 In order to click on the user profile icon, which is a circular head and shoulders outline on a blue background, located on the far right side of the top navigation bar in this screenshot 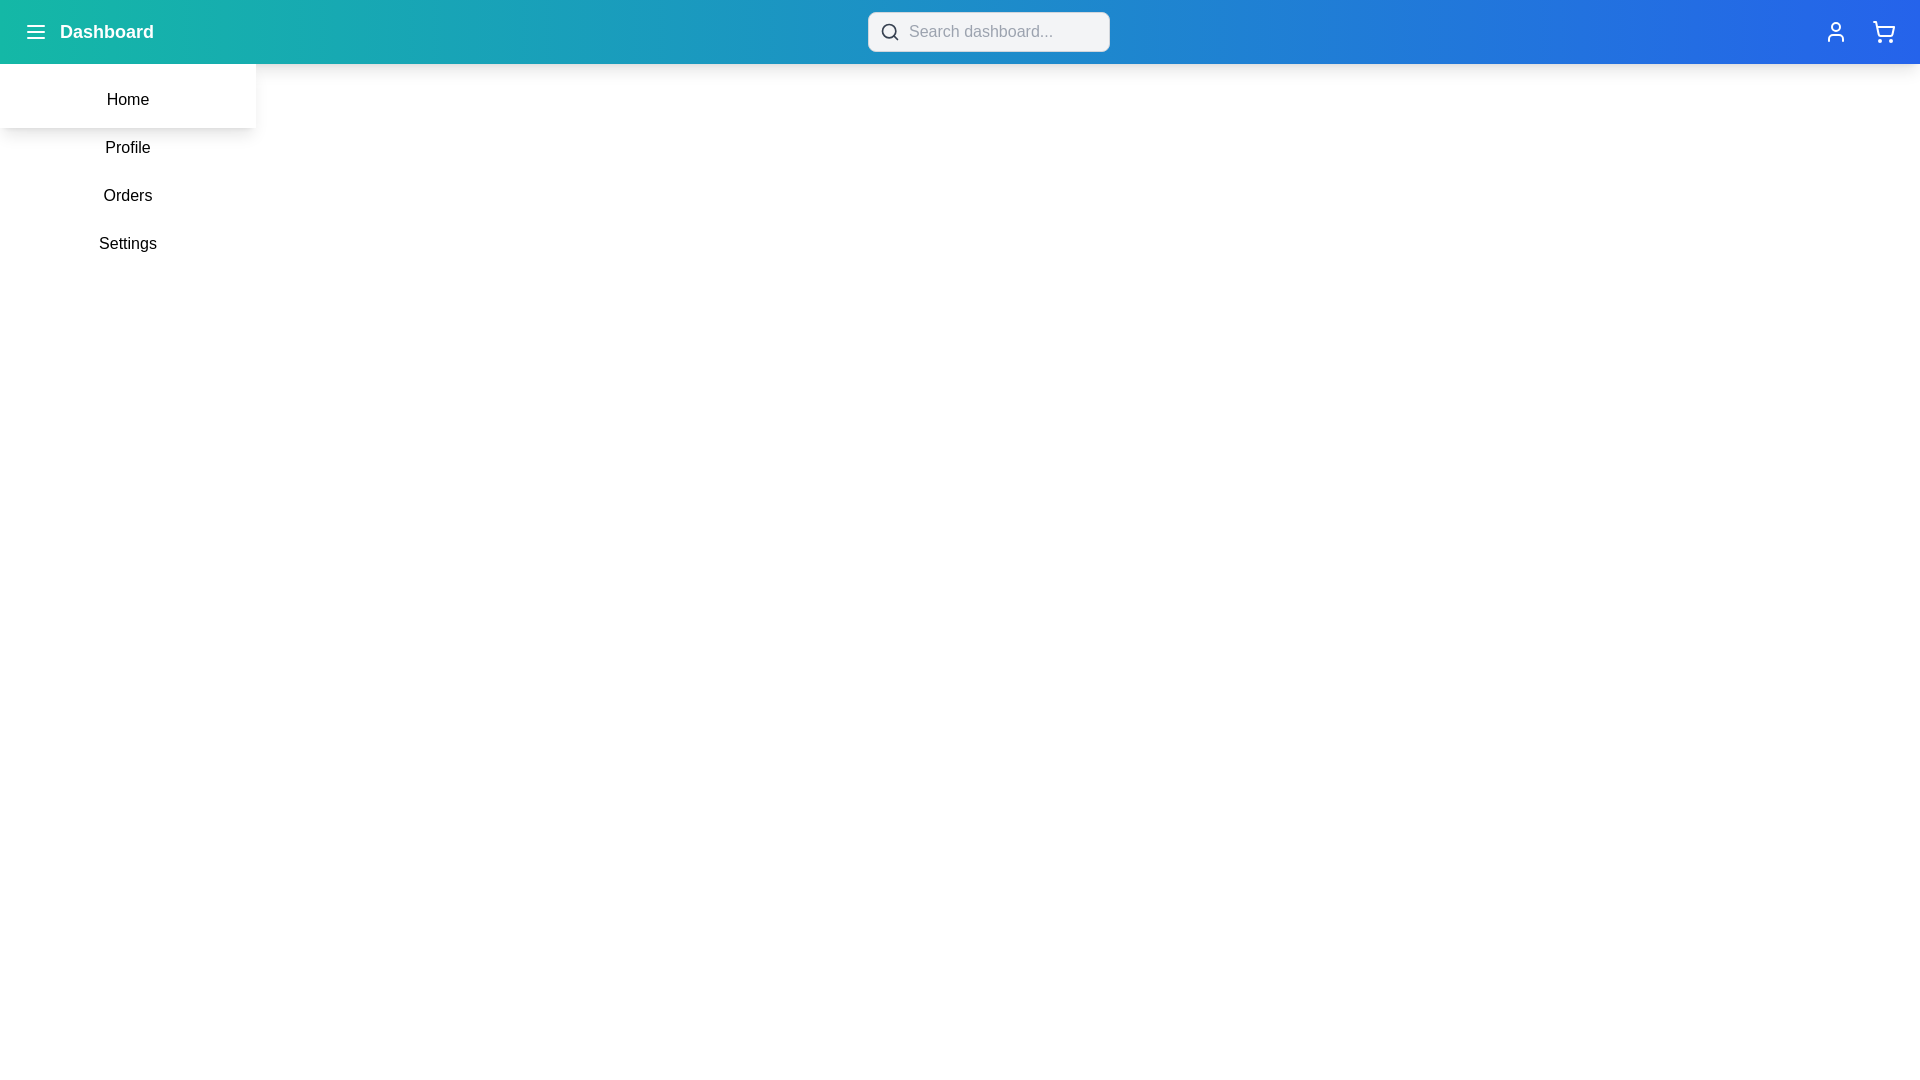, I will do `click(1836, 31)`.